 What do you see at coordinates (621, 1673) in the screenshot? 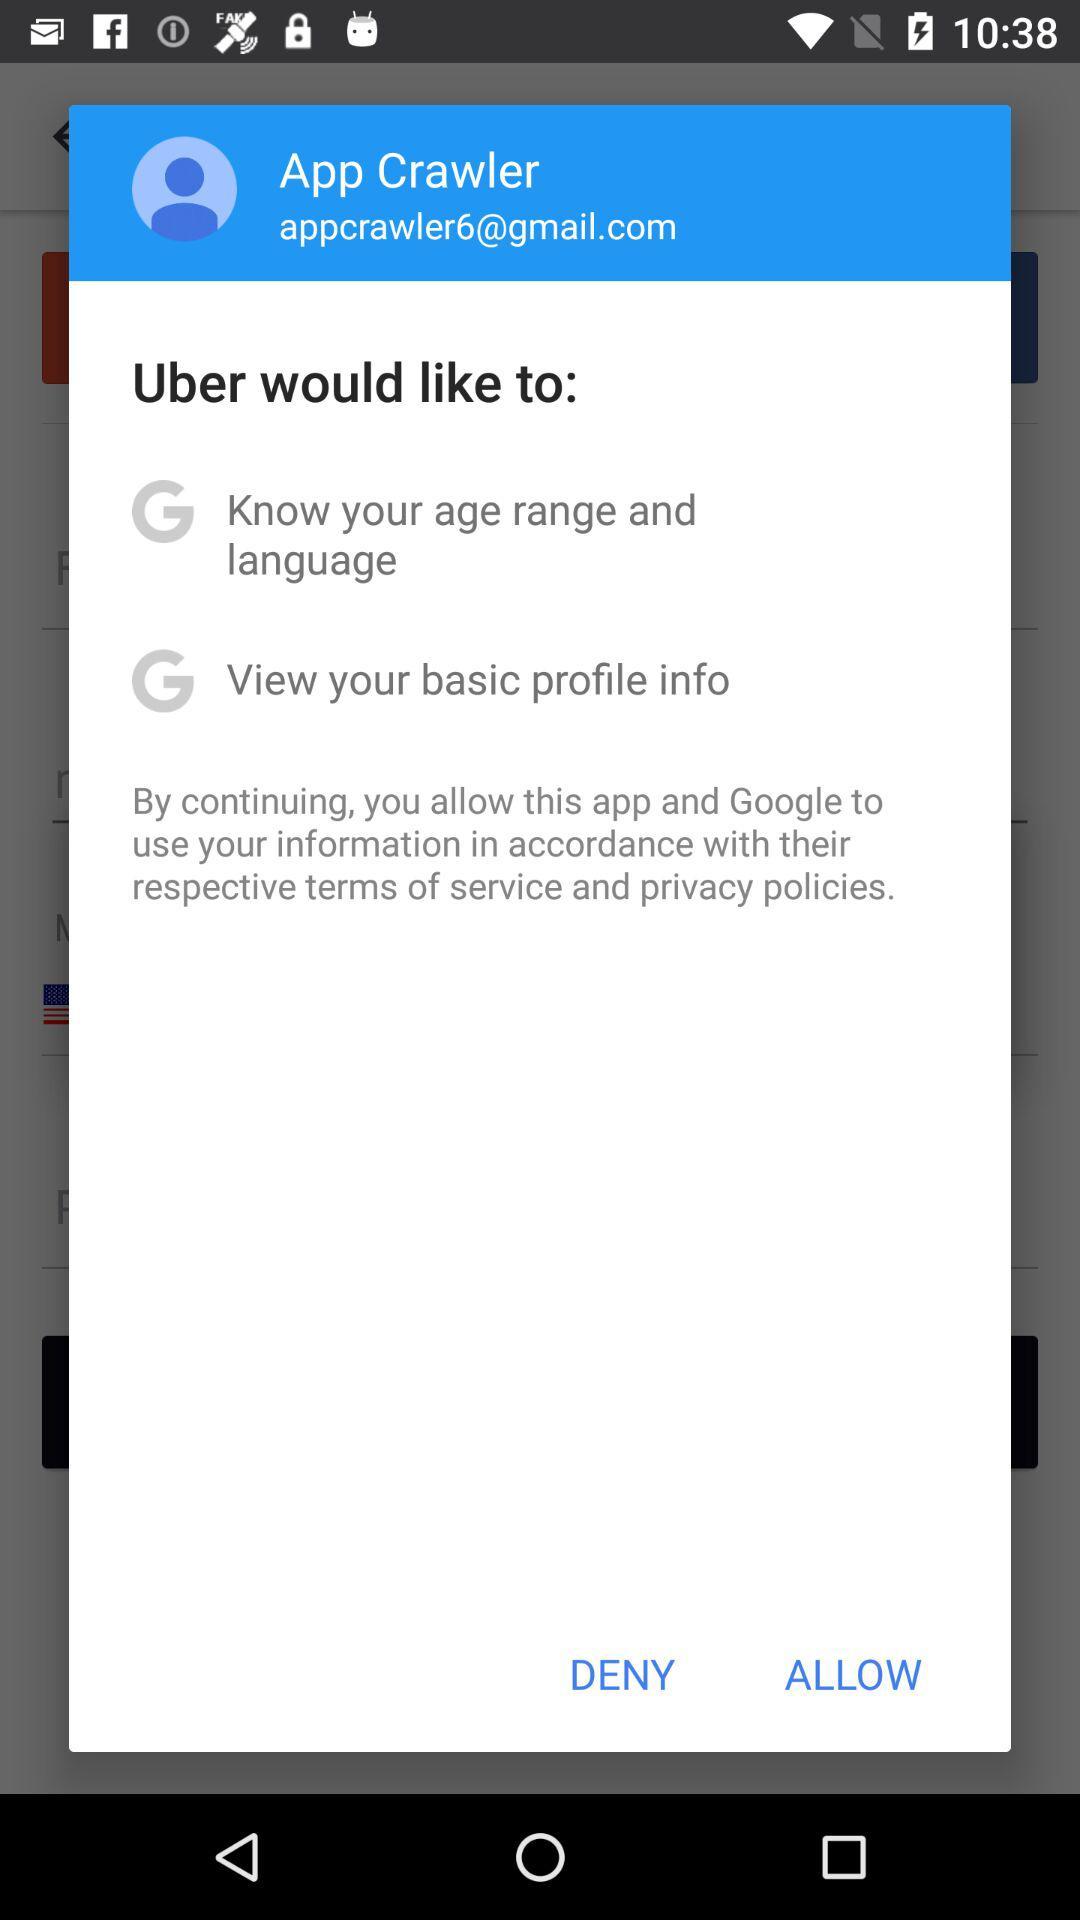
I see `deny at the bottom` at bounding box center [621, 1673].